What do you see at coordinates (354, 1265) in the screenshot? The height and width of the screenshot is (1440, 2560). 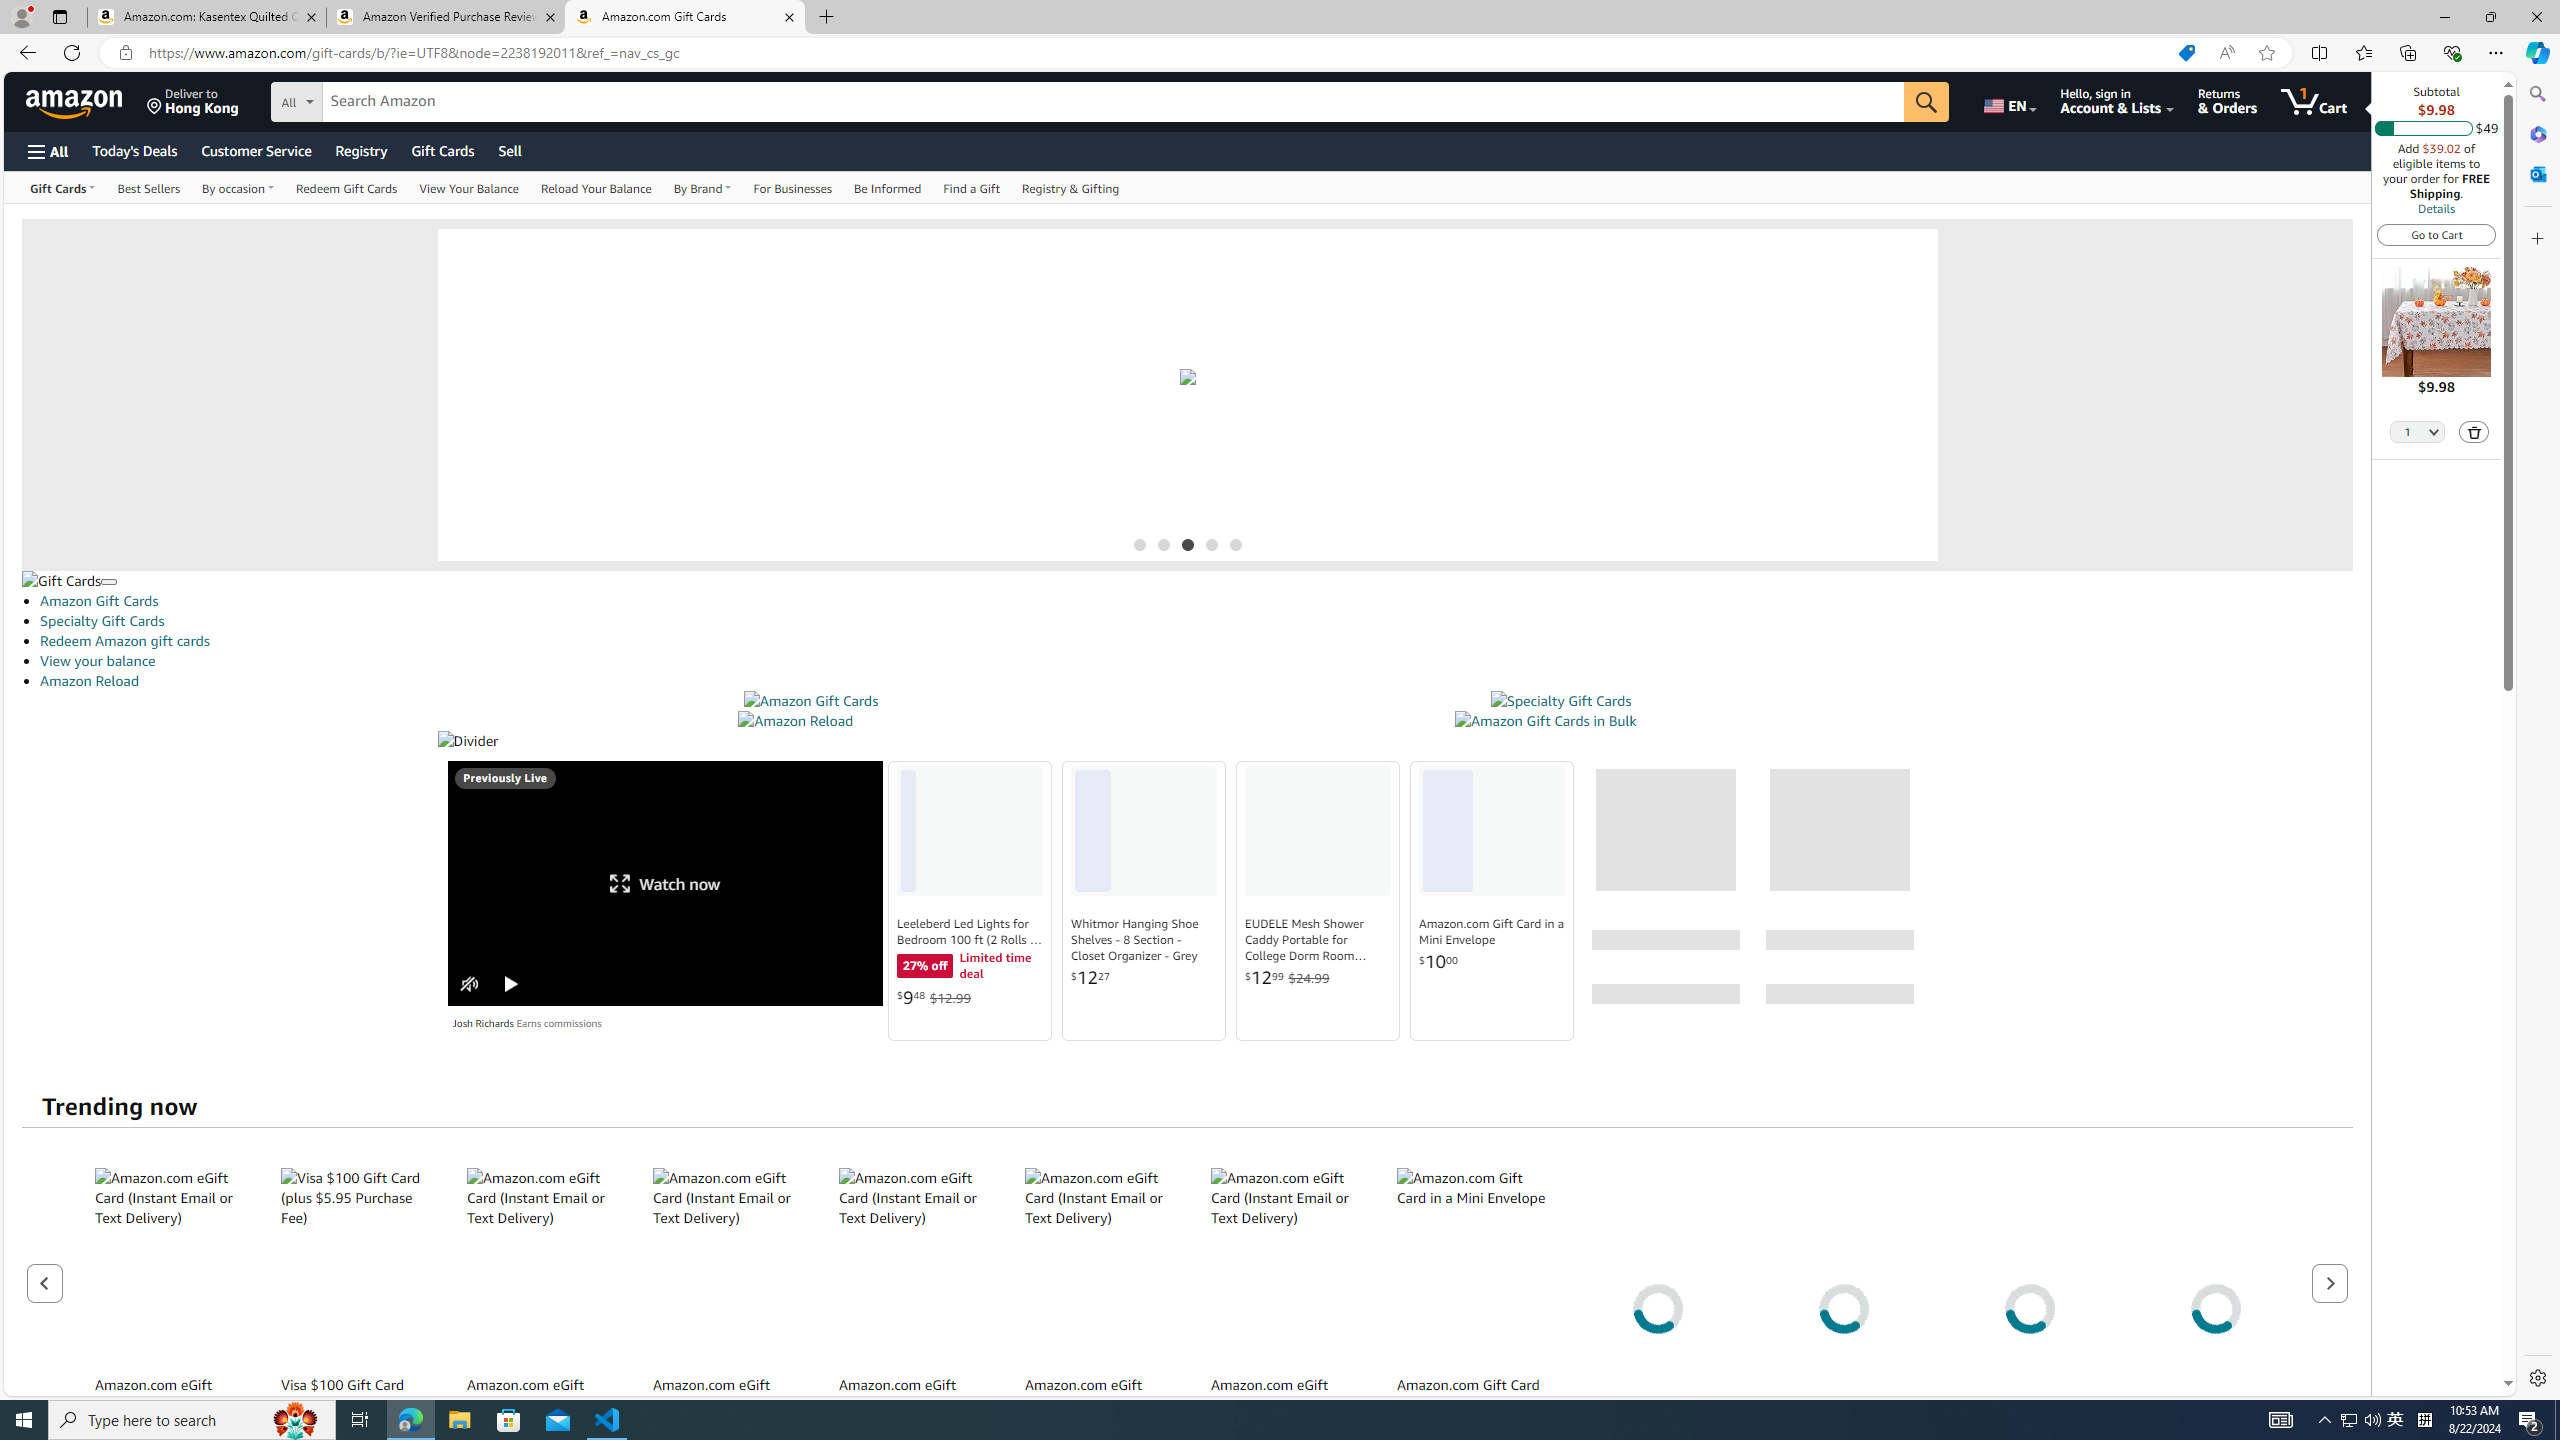 I see `'Visa $100 Gift Card (plus $5.95 Purchase Fee)'` at bounding box center [354, 1265].